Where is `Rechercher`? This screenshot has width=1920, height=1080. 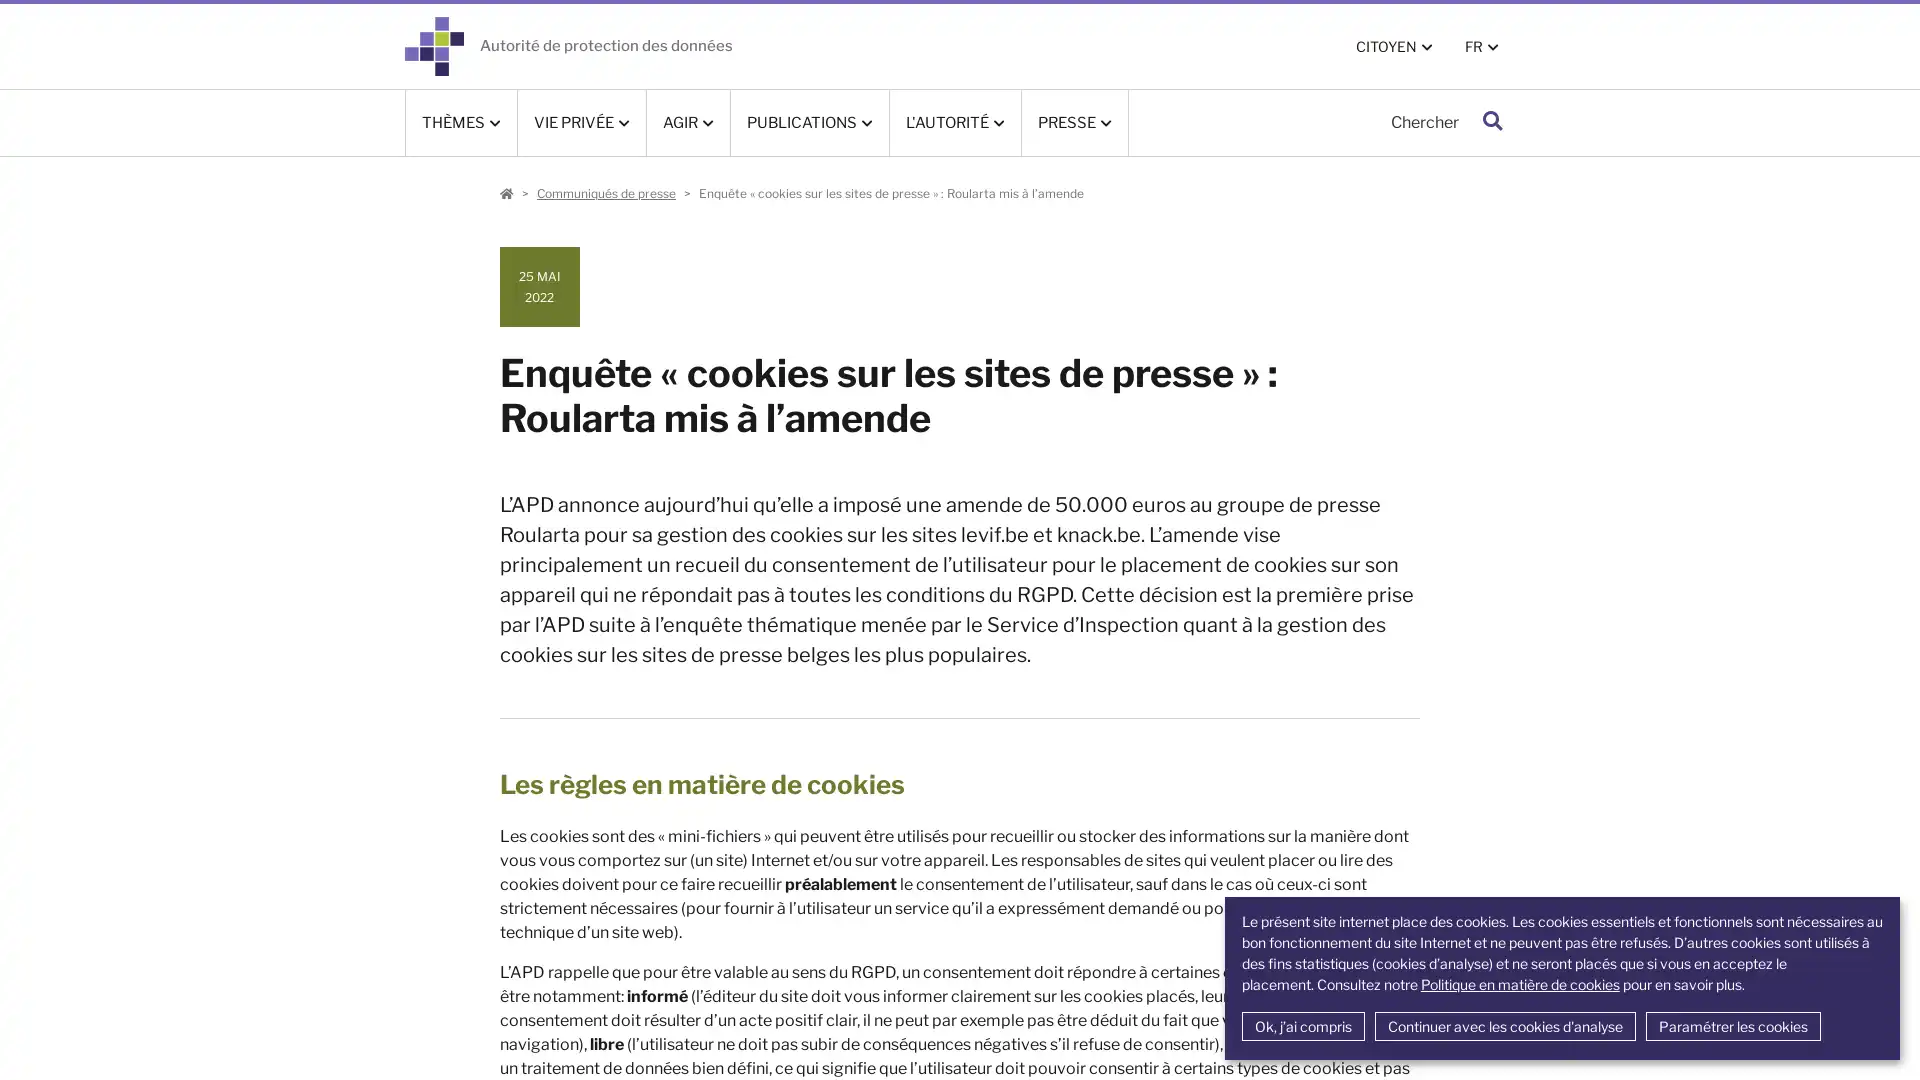 Rechercher is located at coordinates (1492, 122).